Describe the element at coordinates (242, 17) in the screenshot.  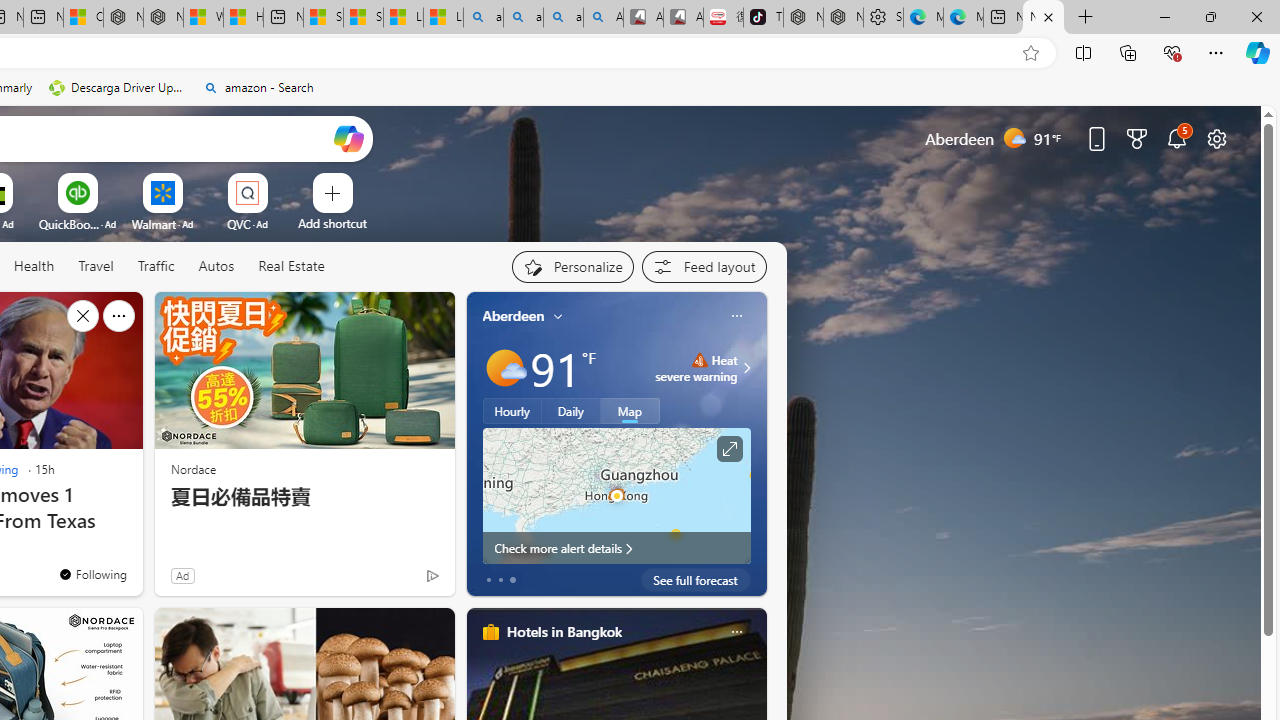
I see `'Huge shark washes ashore at New York City beach | Watch'` at that location.